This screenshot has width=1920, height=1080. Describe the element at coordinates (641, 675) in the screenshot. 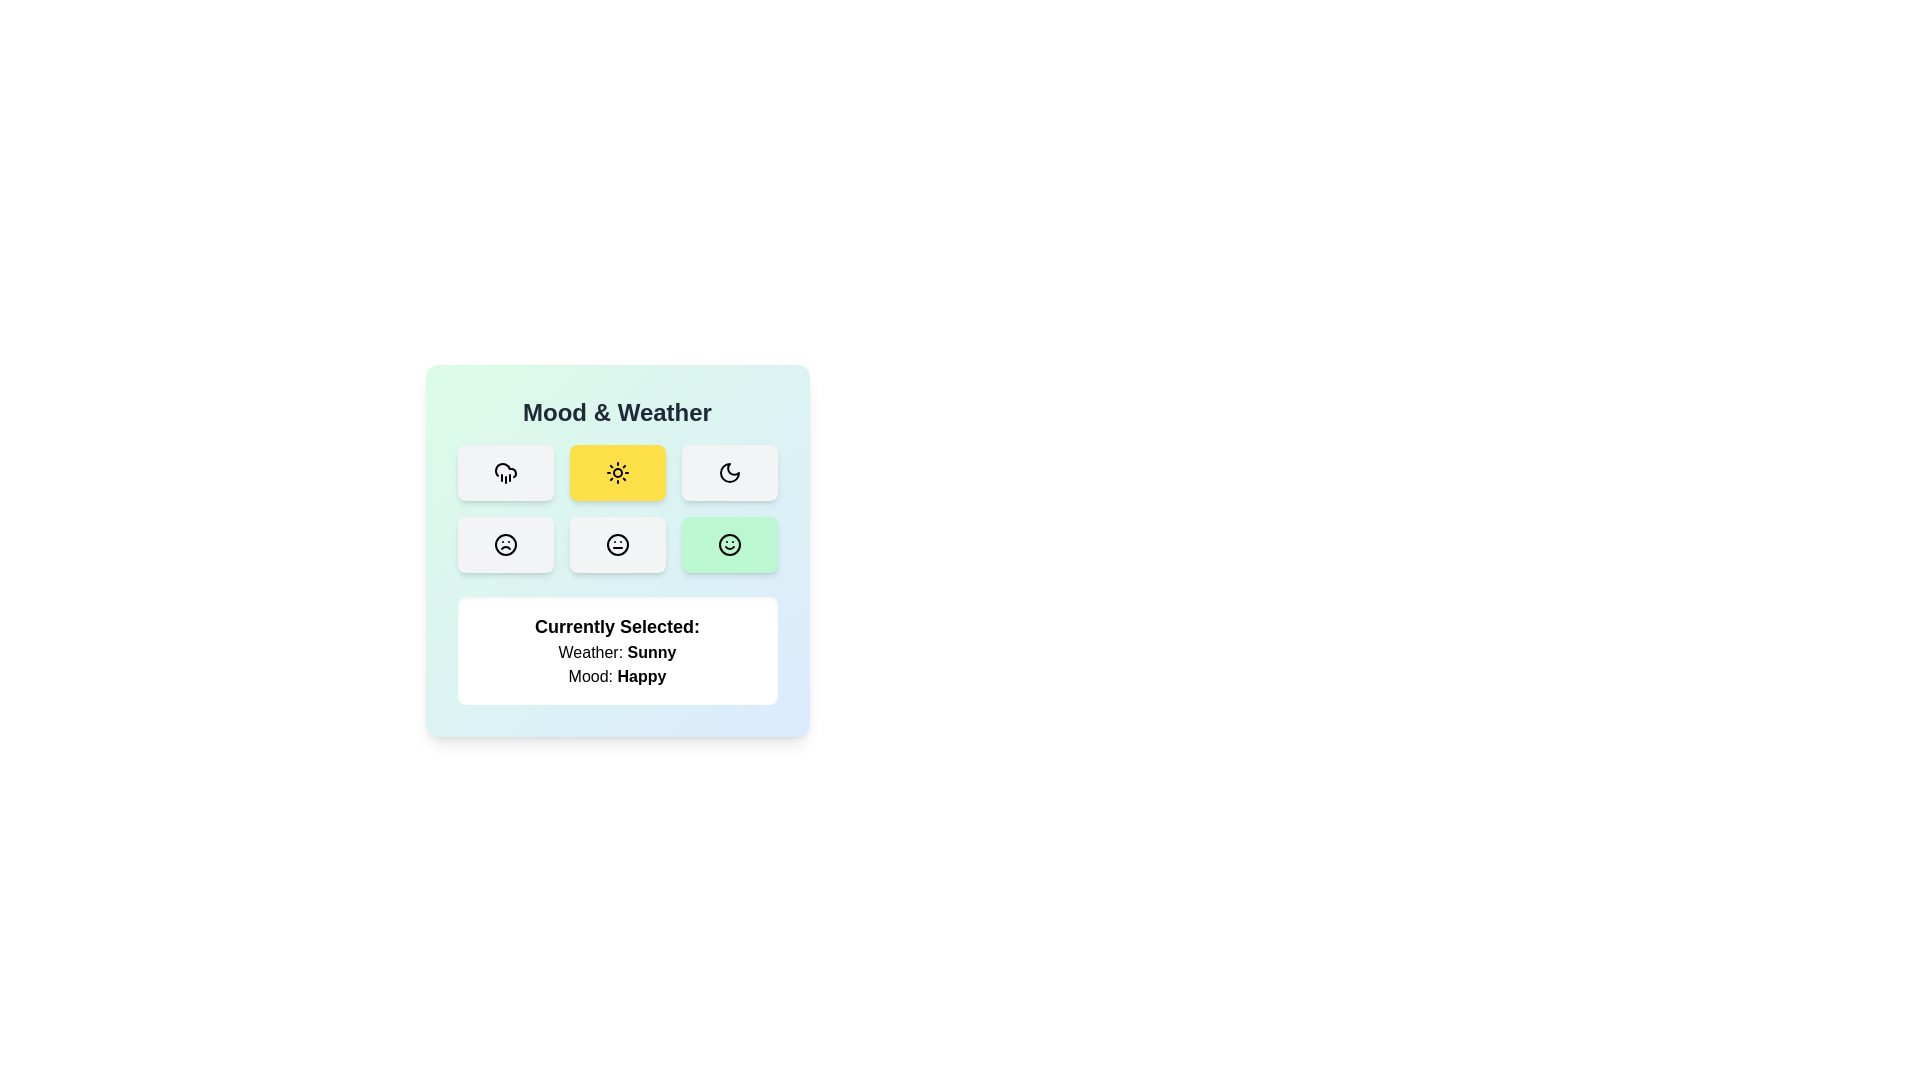

I see `the 'happy' text display located in the 'Currently Selected' section under the 'Mood' descriptor by moving the cursor to its center` at that location.